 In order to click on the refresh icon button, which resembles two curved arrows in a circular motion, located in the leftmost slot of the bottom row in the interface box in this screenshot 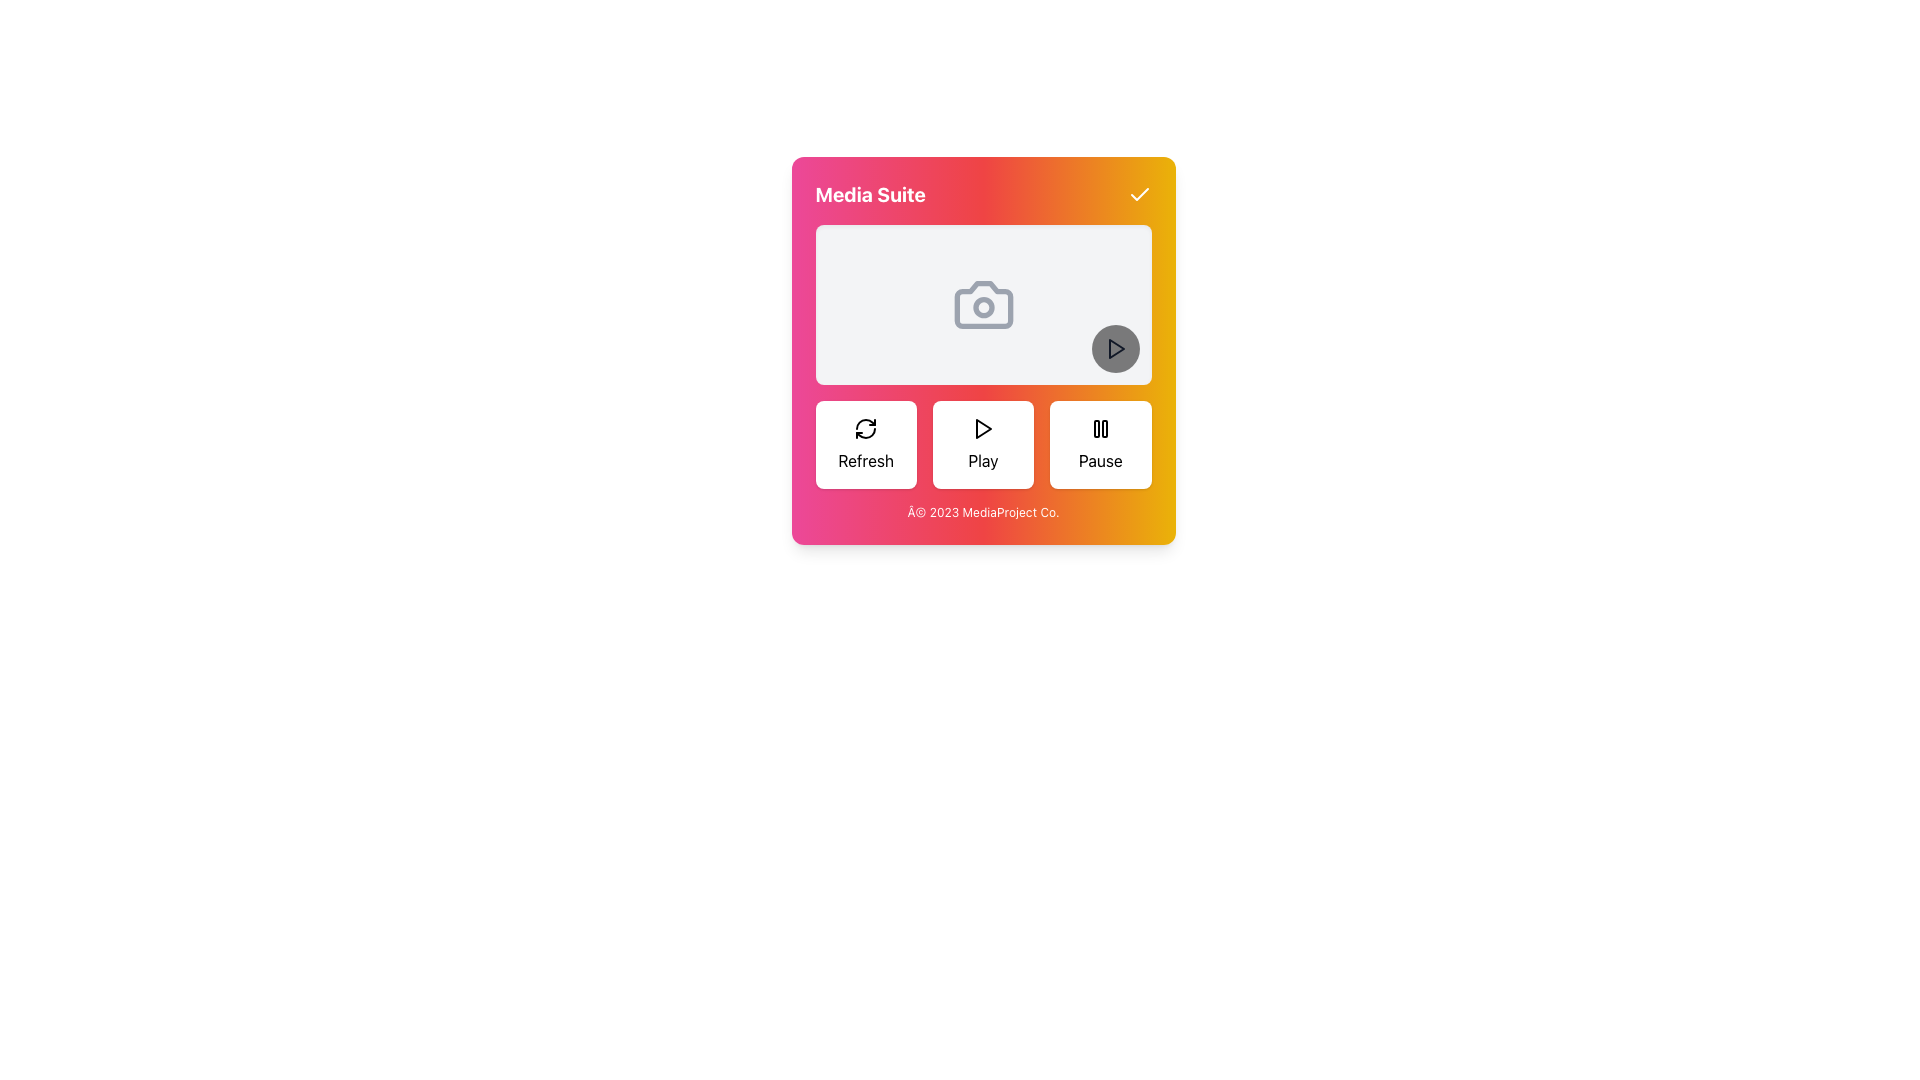, I will do `click(866, 427)`.